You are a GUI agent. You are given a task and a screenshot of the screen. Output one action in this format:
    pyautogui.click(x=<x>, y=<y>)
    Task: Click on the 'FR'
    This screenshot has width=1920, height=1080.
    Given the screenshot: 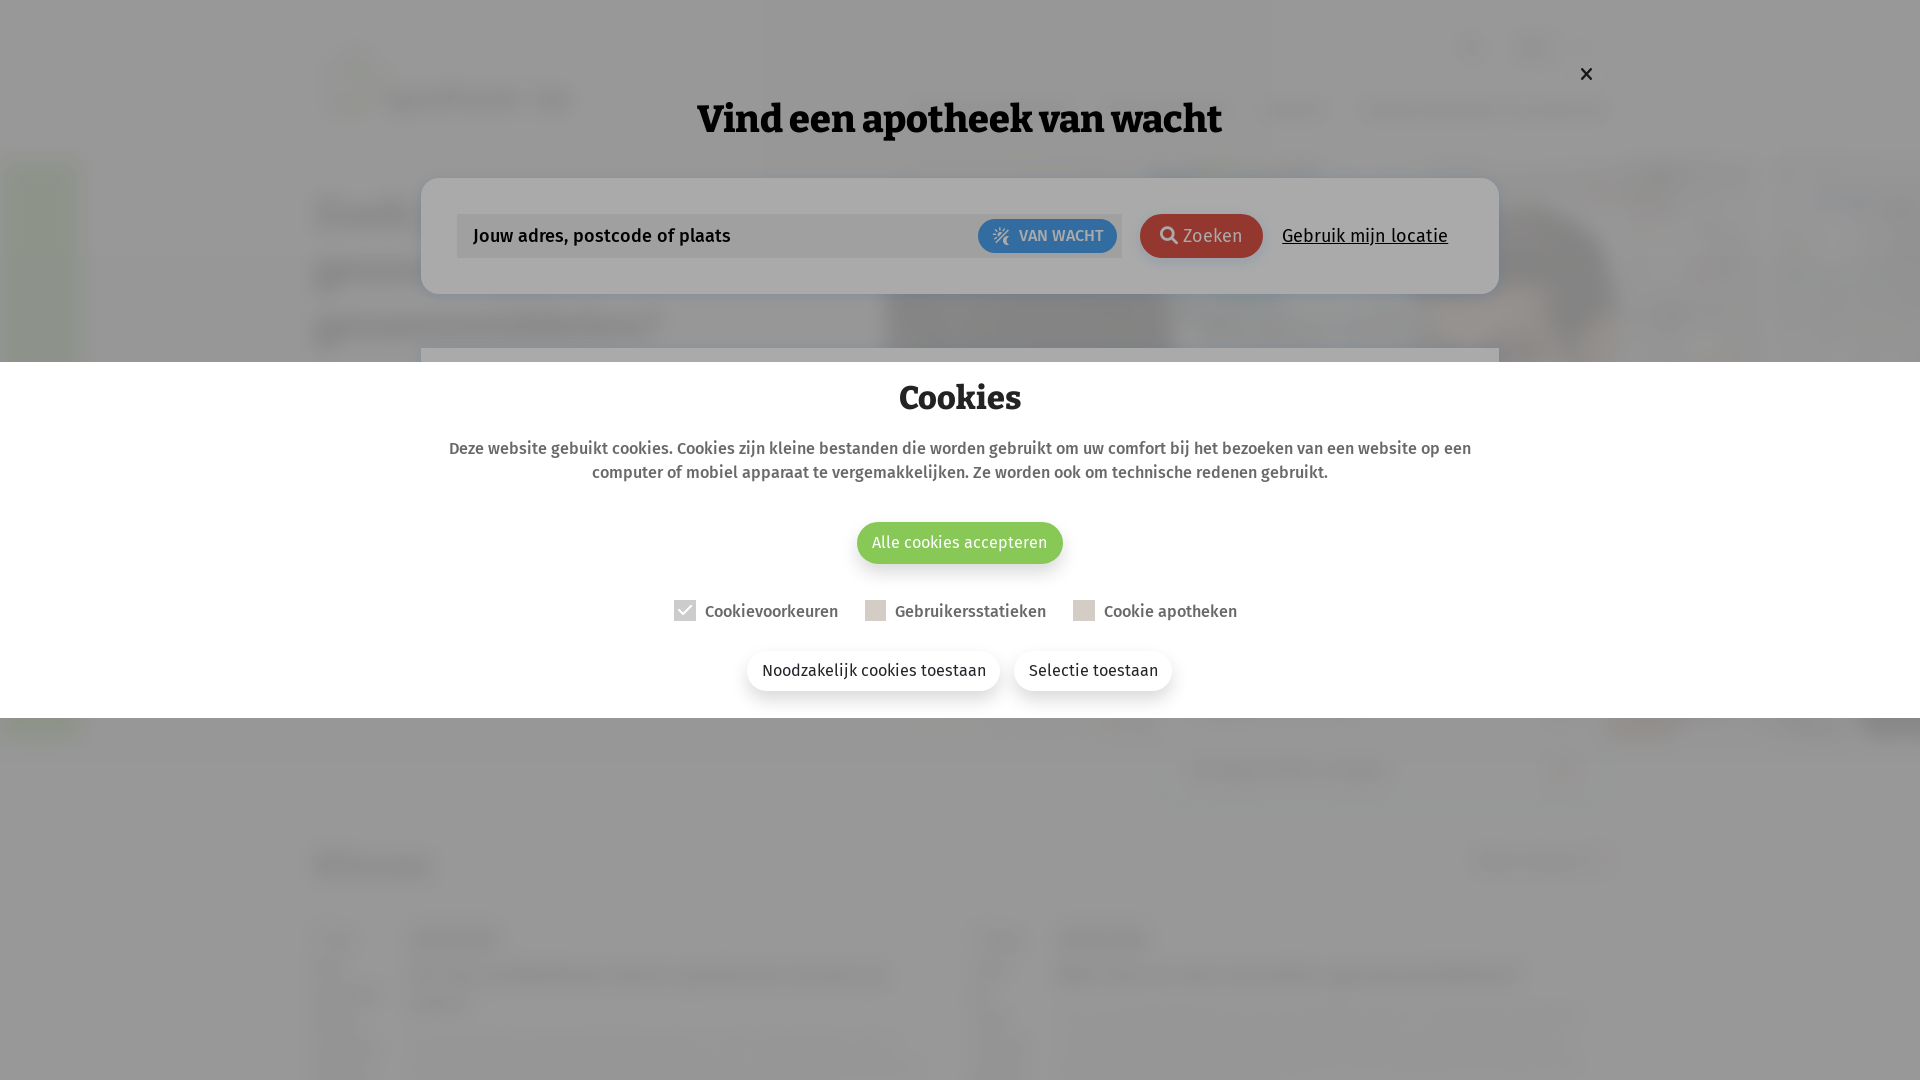 What is the action you would take?
    pyautogui.click(x=1581, y=47)
    